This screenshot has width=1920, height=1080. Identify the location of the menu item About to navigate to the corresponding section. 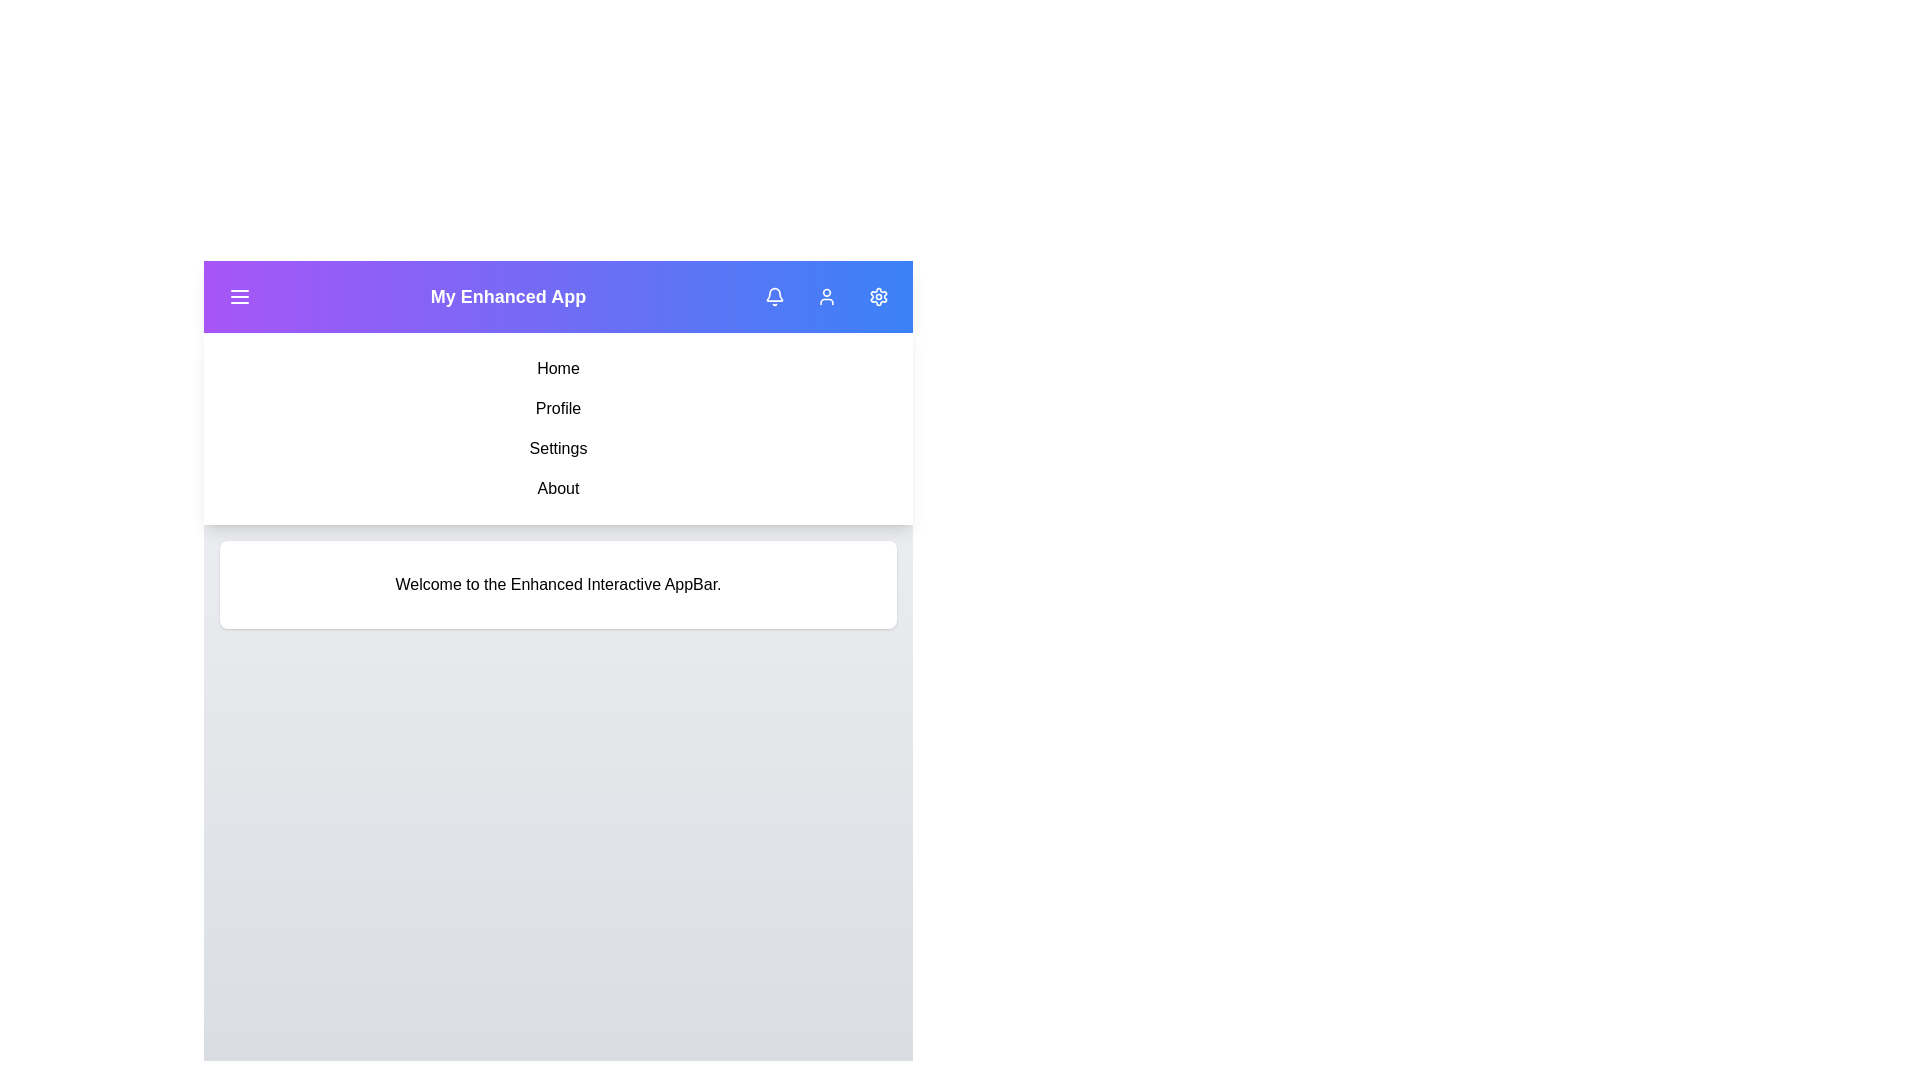
(558, 489).